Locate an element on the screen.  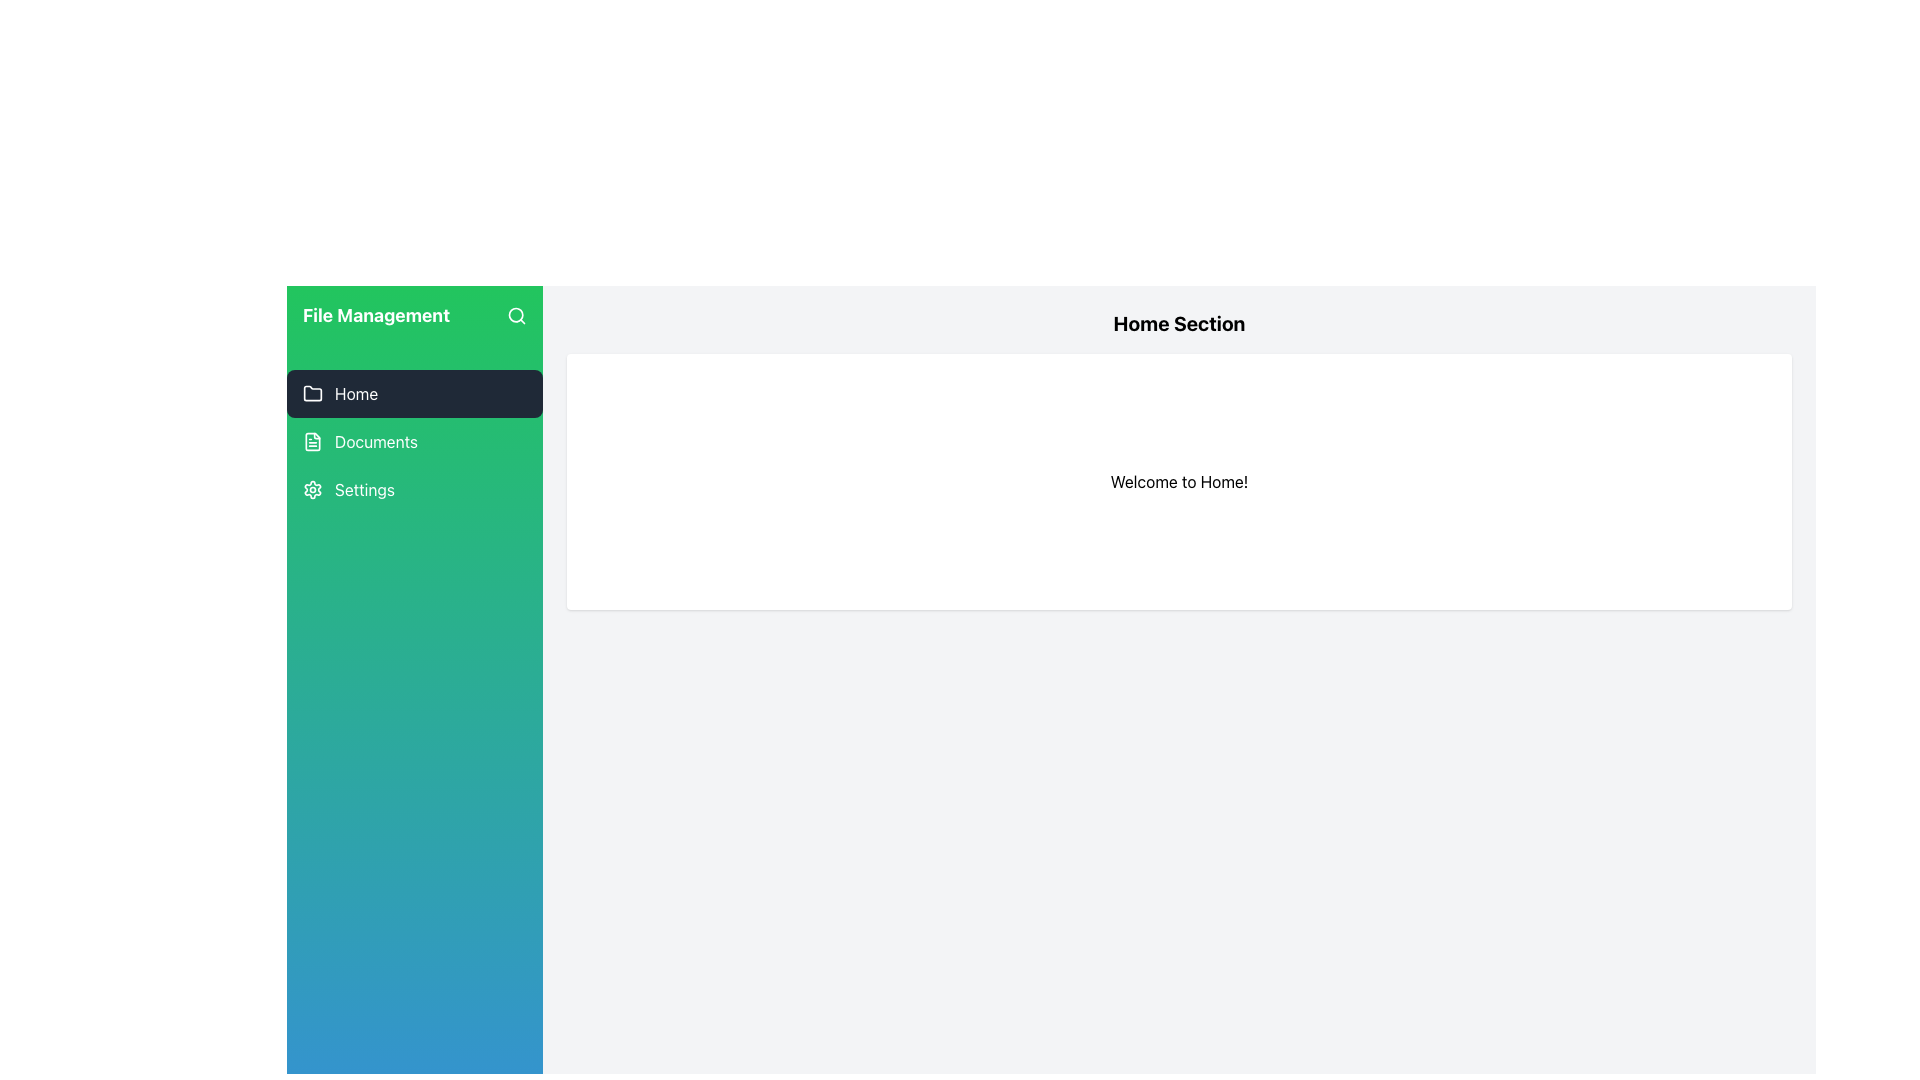
the 'Documents' navigation link in the sidebar menu to highlight it is located at coordinates (413, 441).